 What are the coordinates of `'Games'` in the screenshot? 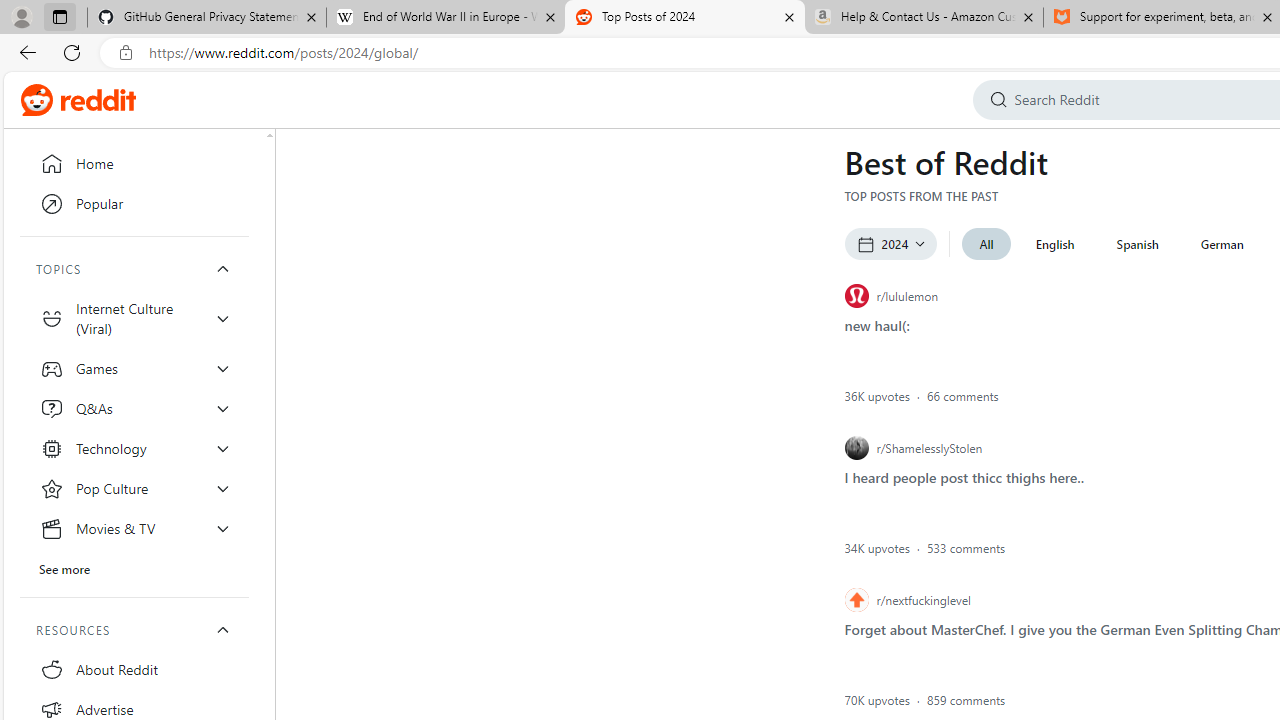 It's located at (134, 368).